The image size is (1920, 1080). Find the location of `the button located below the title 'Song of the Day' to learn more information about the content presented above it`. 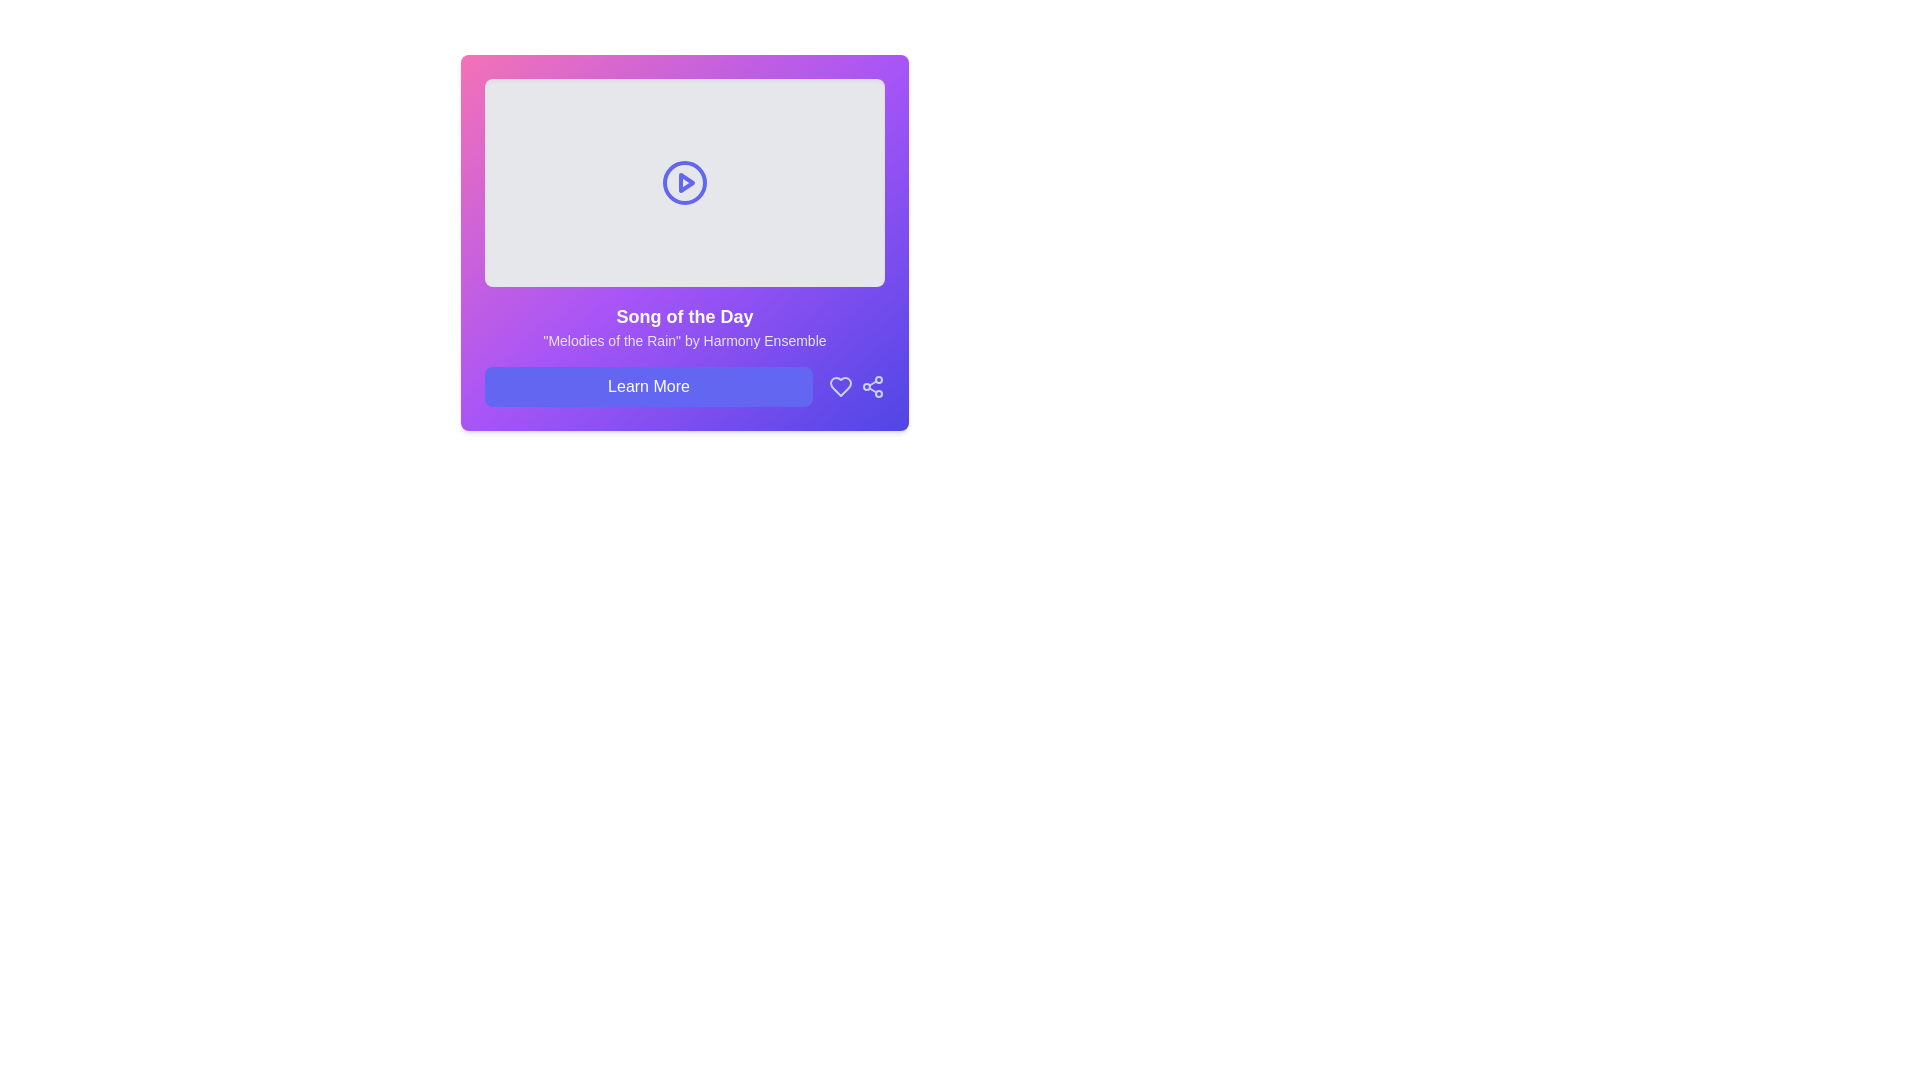

the button located below the title 'Song of the Day' to learn more information about the content presented above it is located at coordinates (648, 386).